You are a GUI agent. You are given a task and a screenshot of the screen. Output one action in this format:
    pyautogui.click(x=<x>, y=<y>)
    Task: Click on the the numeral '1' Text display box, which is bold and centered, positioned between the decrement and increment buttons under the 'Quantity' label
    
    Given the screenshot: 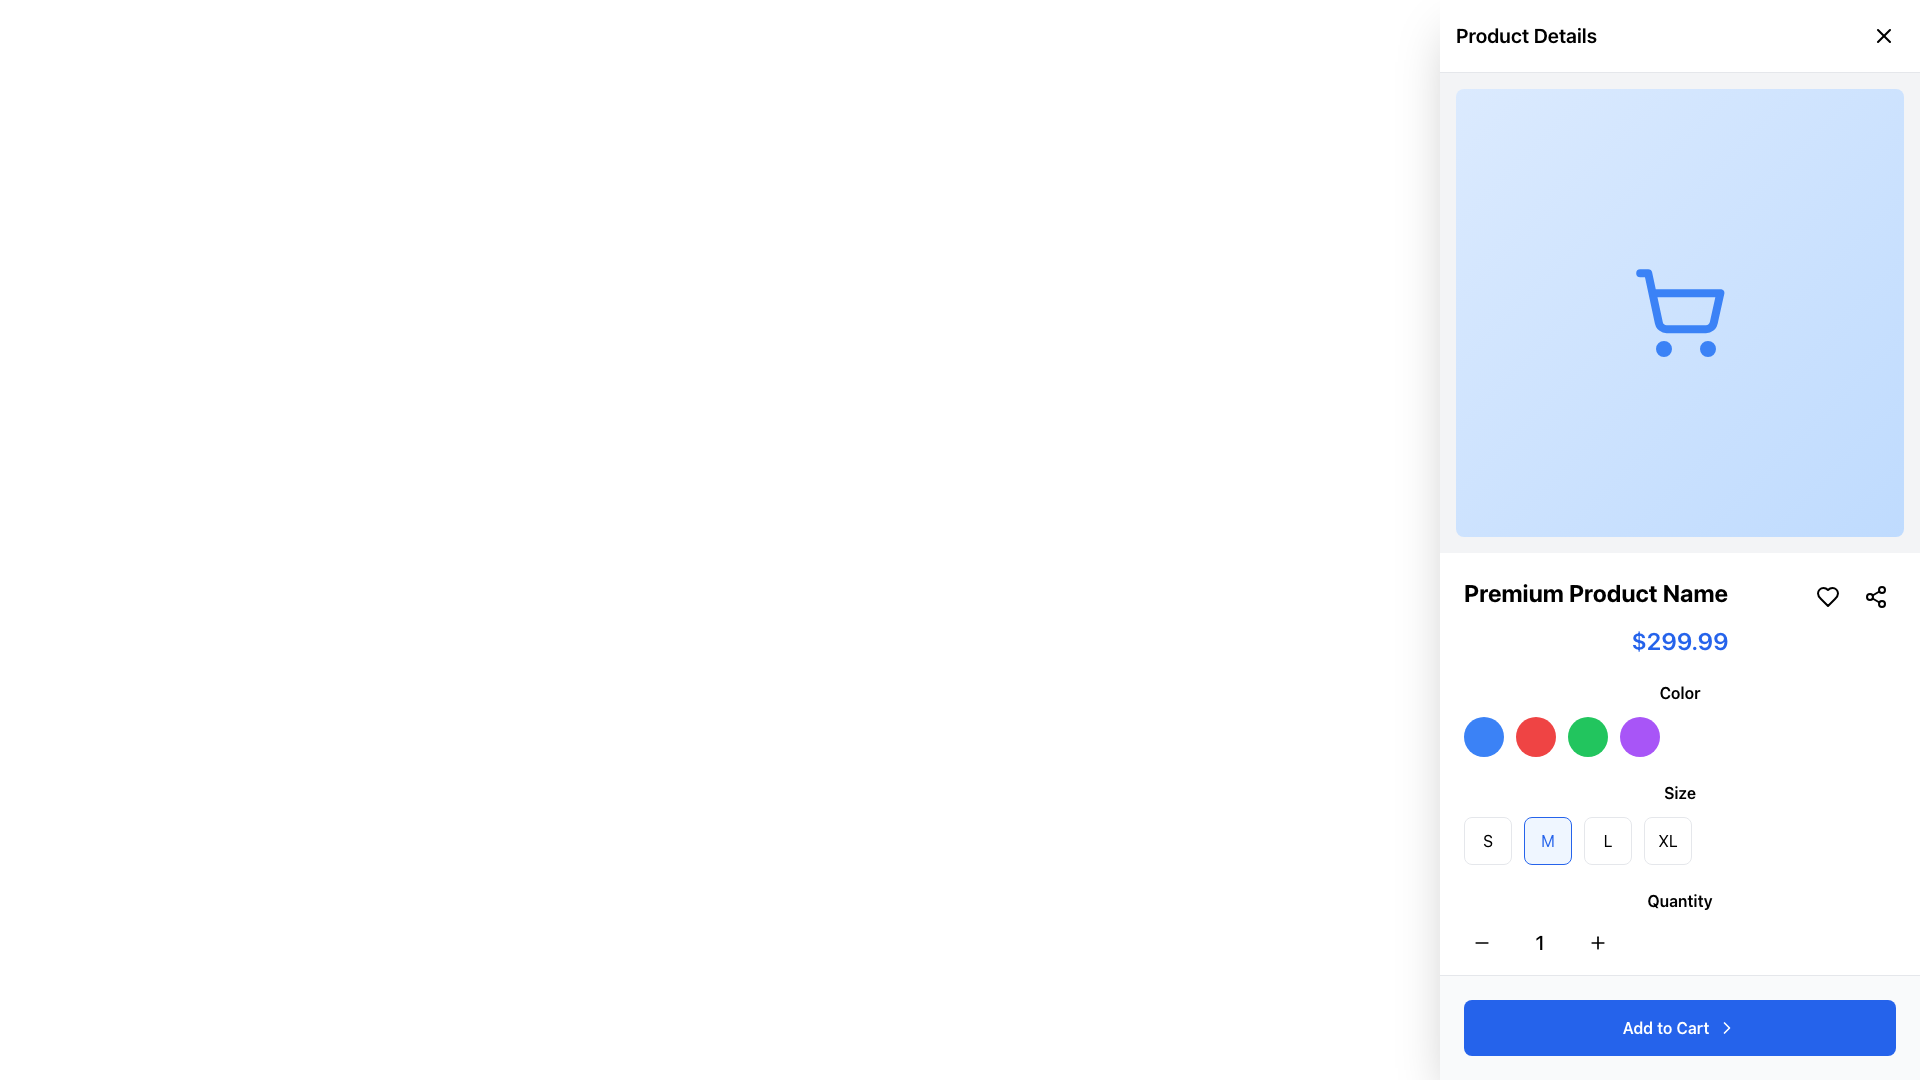 What is the action you would take?
    pyautogui.click(x=1539, y=942)
    